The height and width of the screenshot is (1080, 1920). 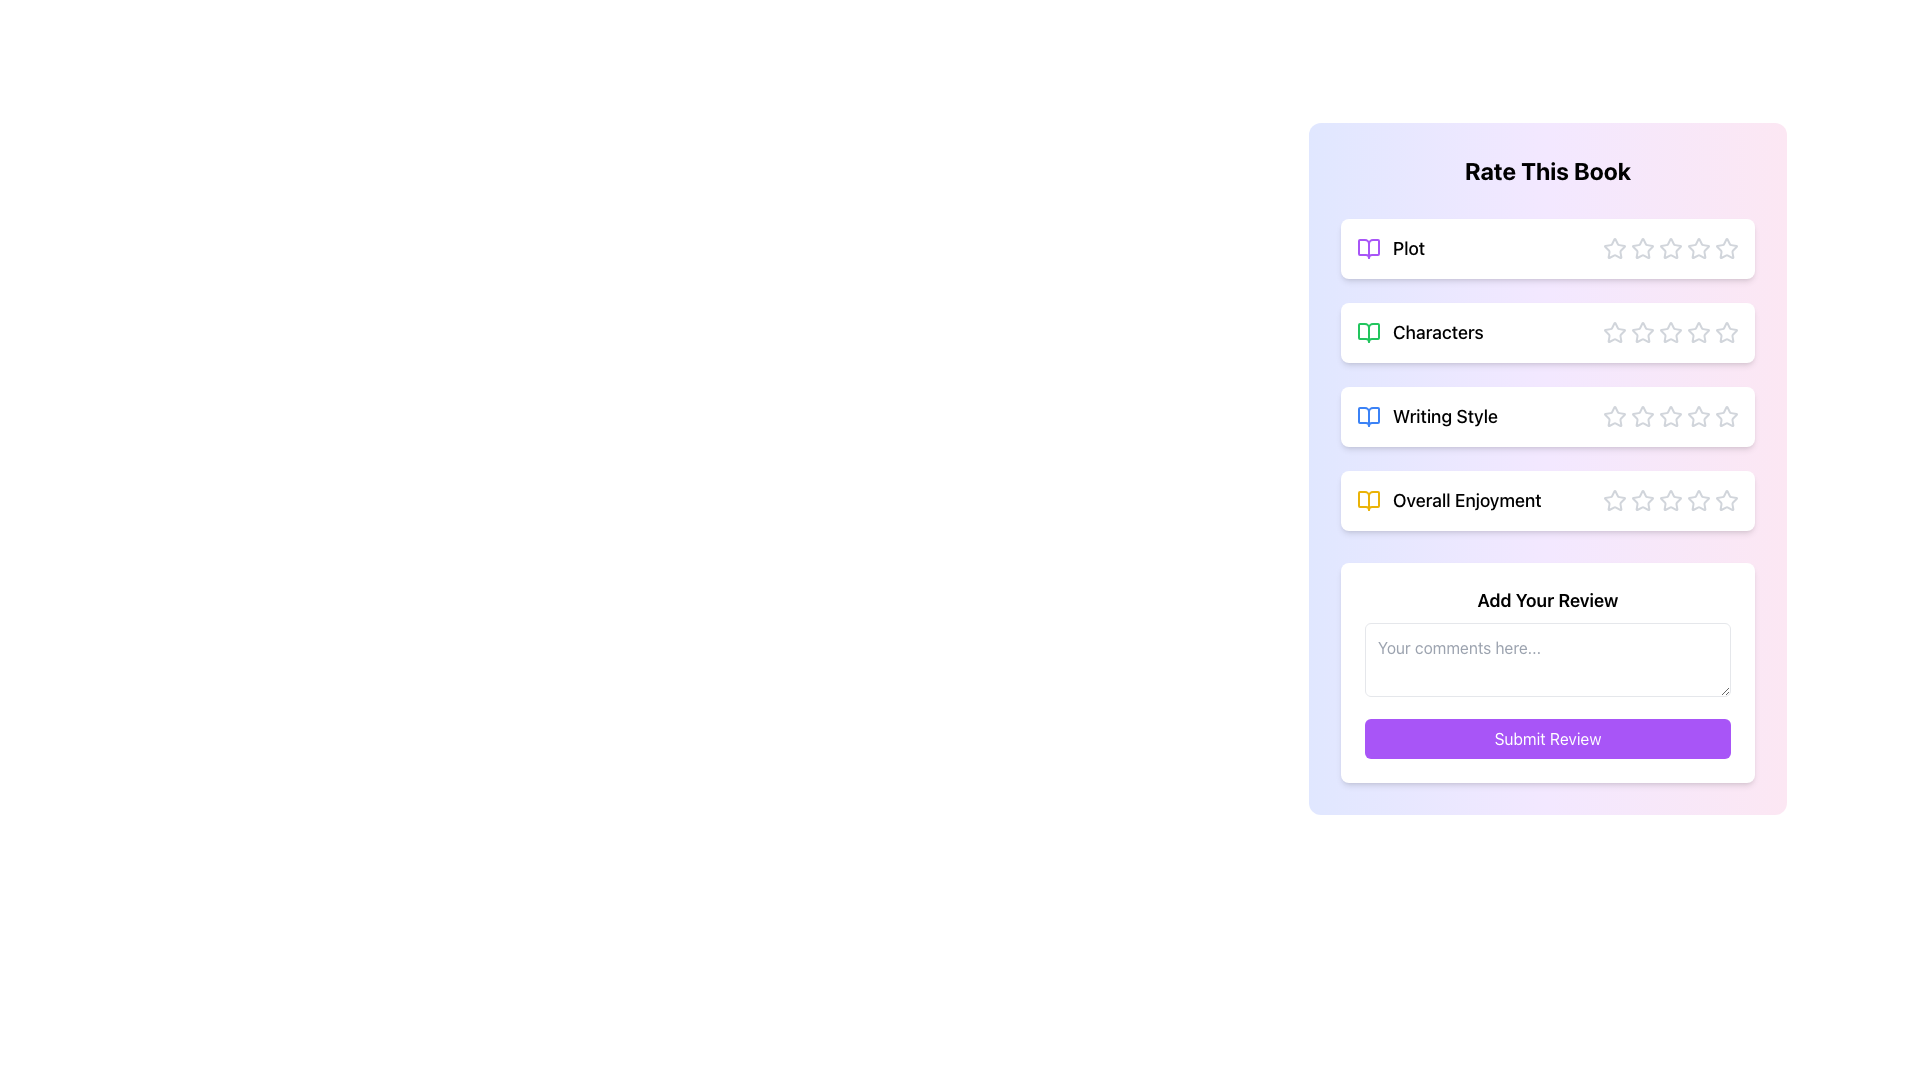 I want to click on the fourth star icon in the 'Characters' rating section to rate it, so click(x=1670, y=331).